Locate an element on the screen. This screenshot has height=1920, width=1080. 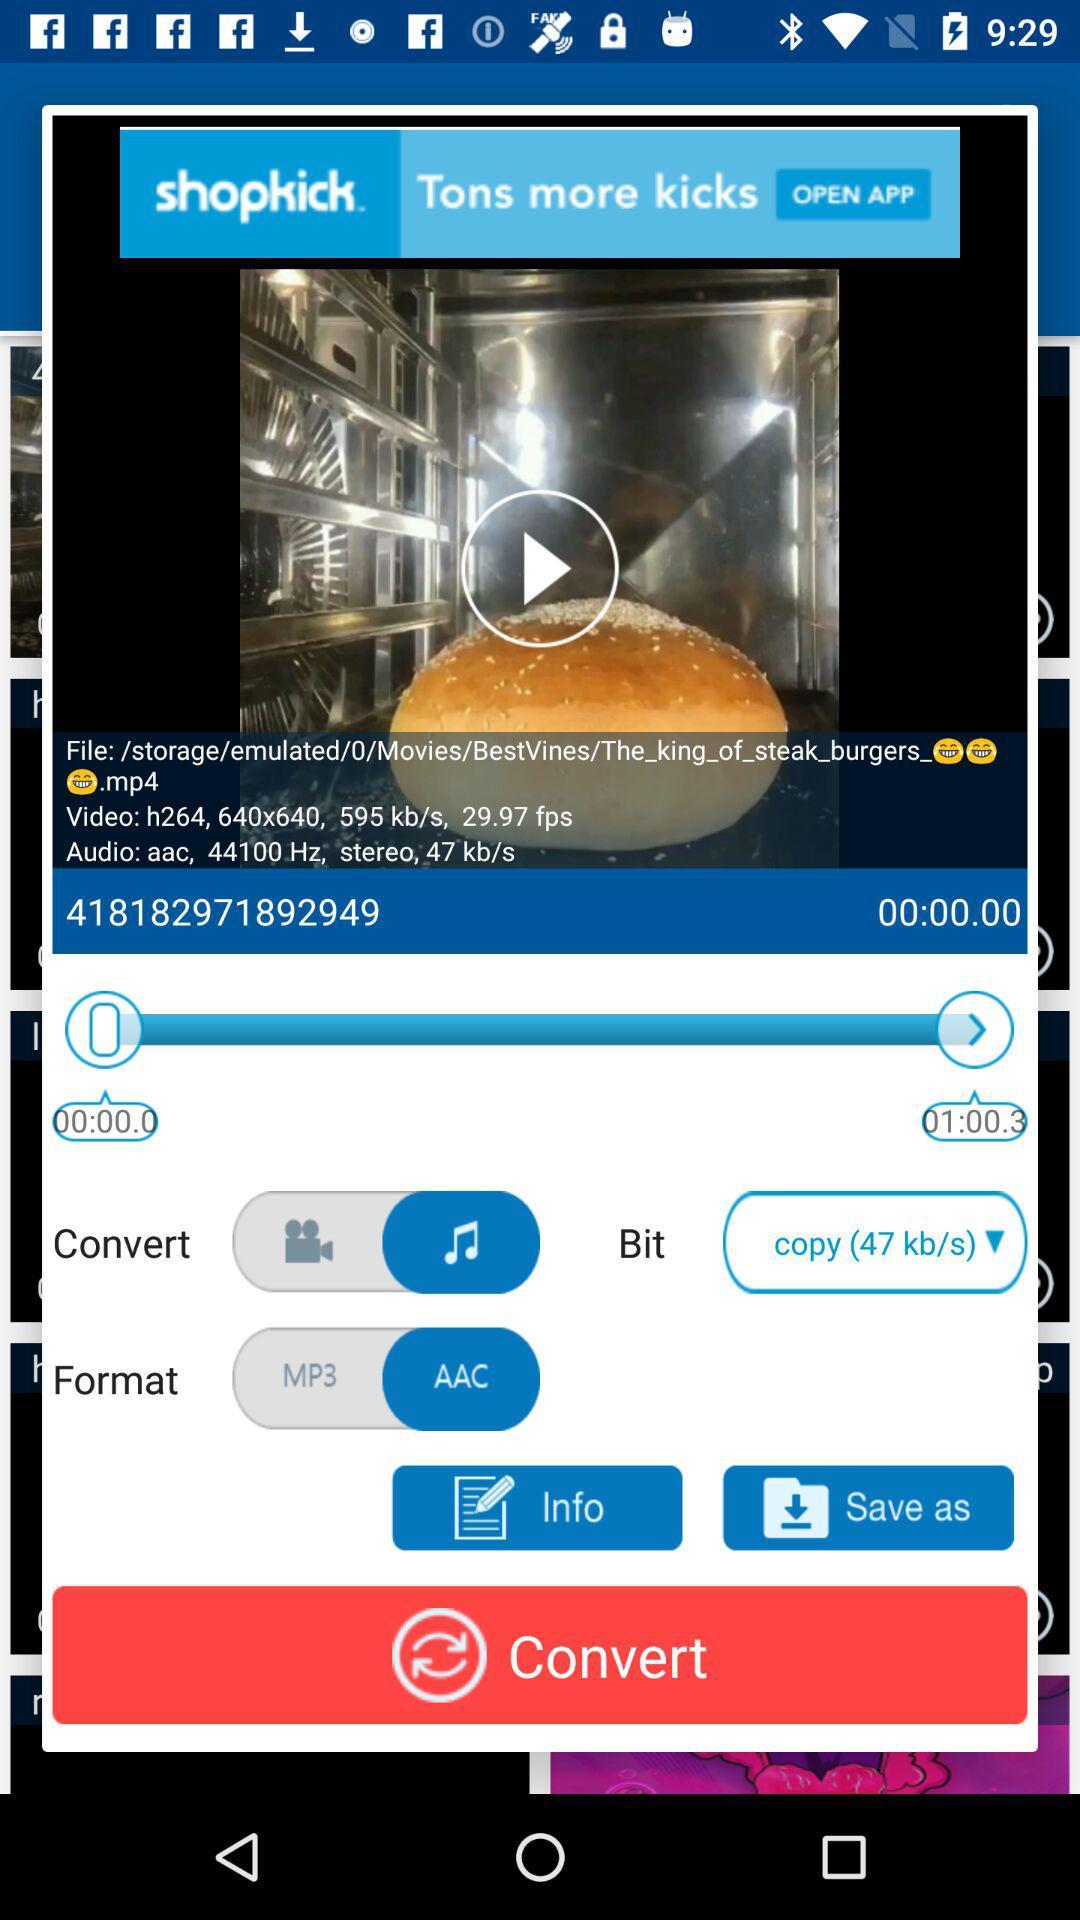
open info is located at coordinates (535, 1508).